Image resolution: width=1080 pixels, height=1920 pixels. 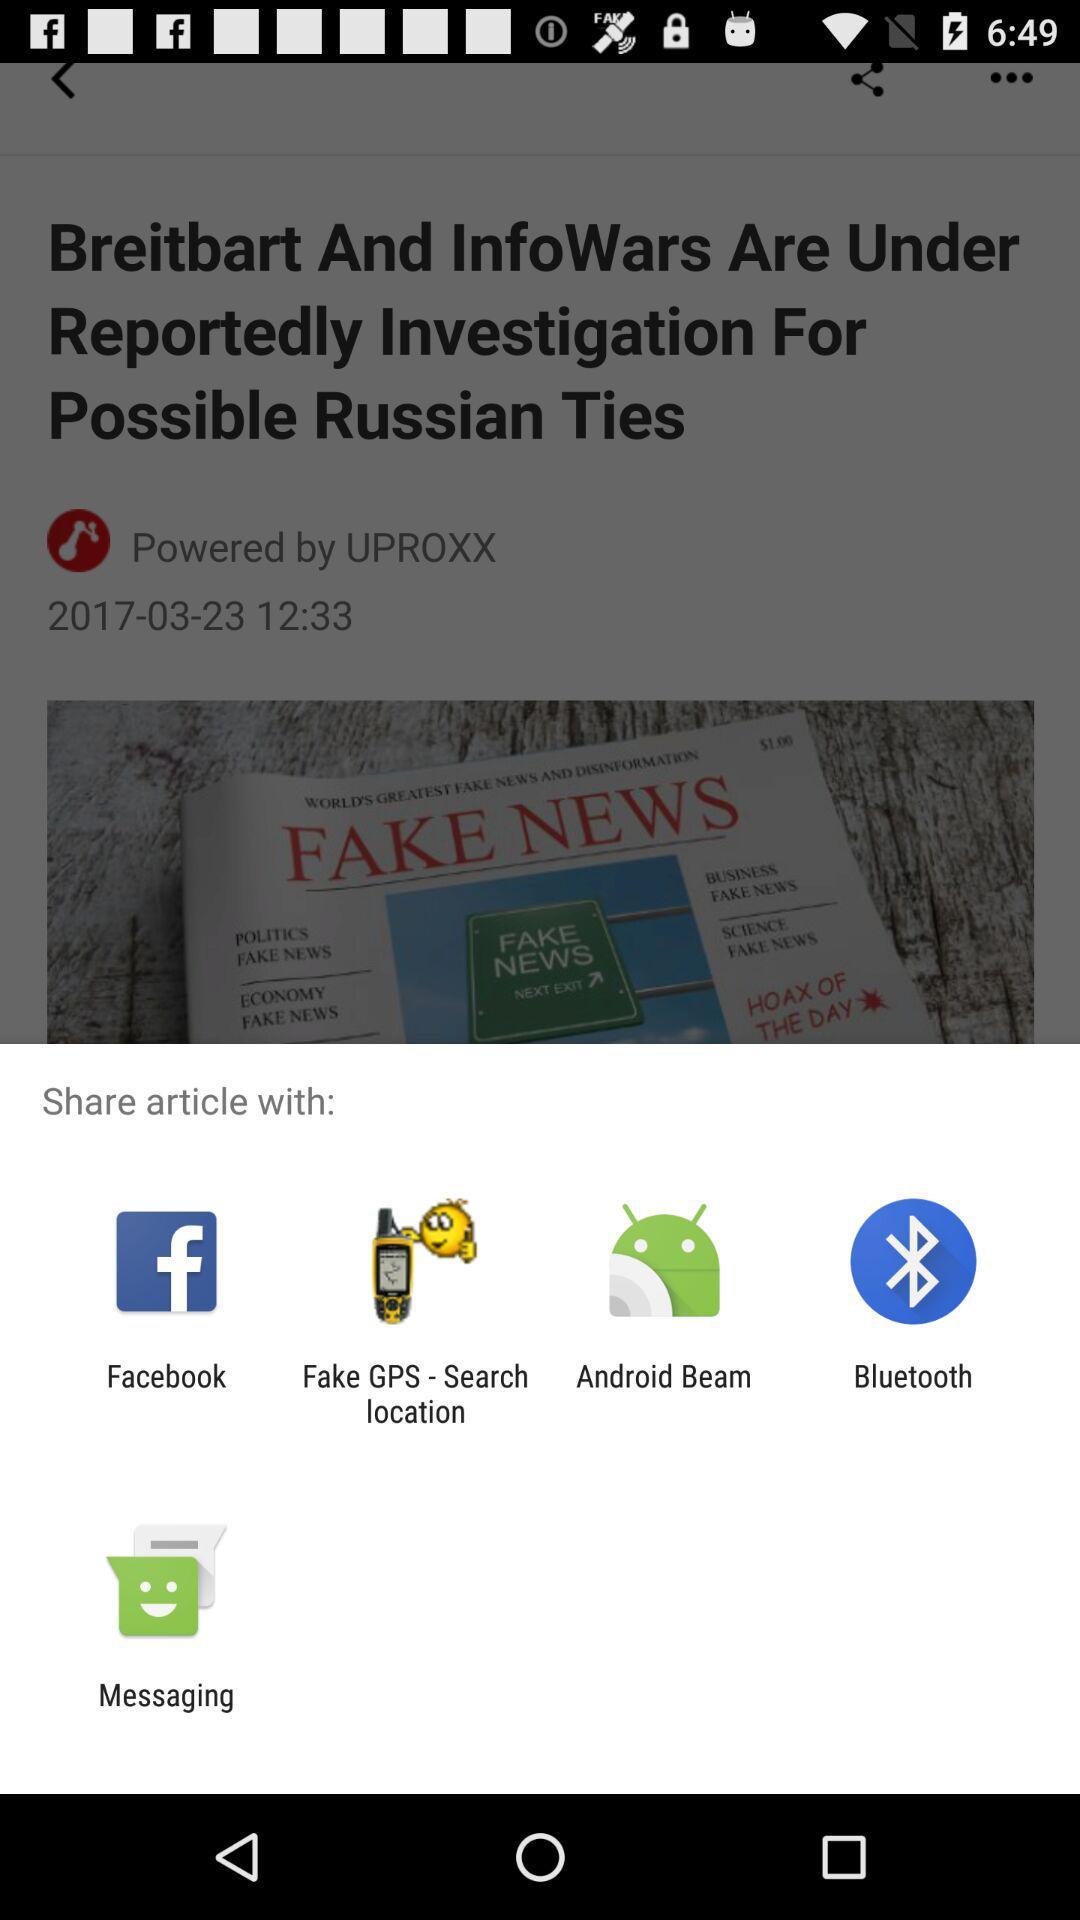 I want to click on icon at the bottom right corner, so click(x=913, y=1392).